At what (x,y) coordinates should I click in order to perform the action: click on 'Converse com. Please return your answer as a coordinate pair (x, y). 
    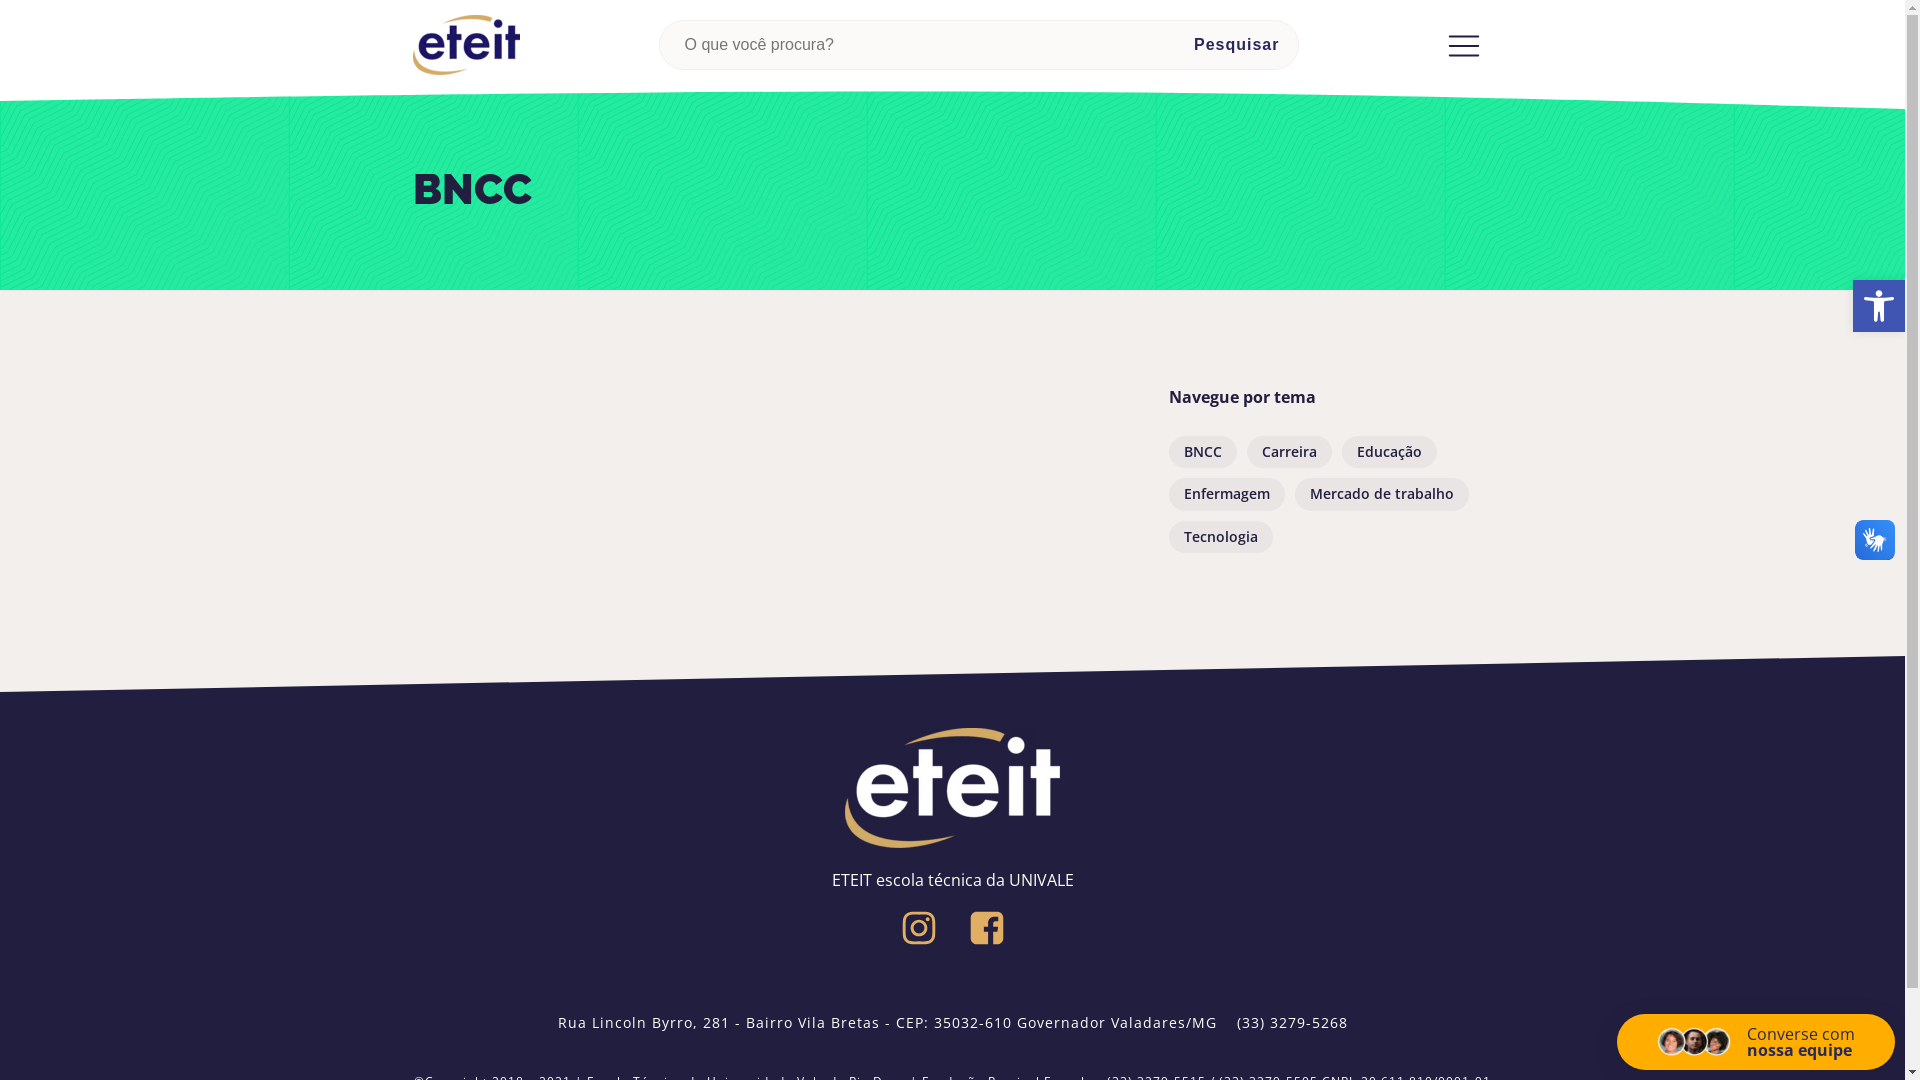
    Looking at the image, I should click on (1755, 1040).